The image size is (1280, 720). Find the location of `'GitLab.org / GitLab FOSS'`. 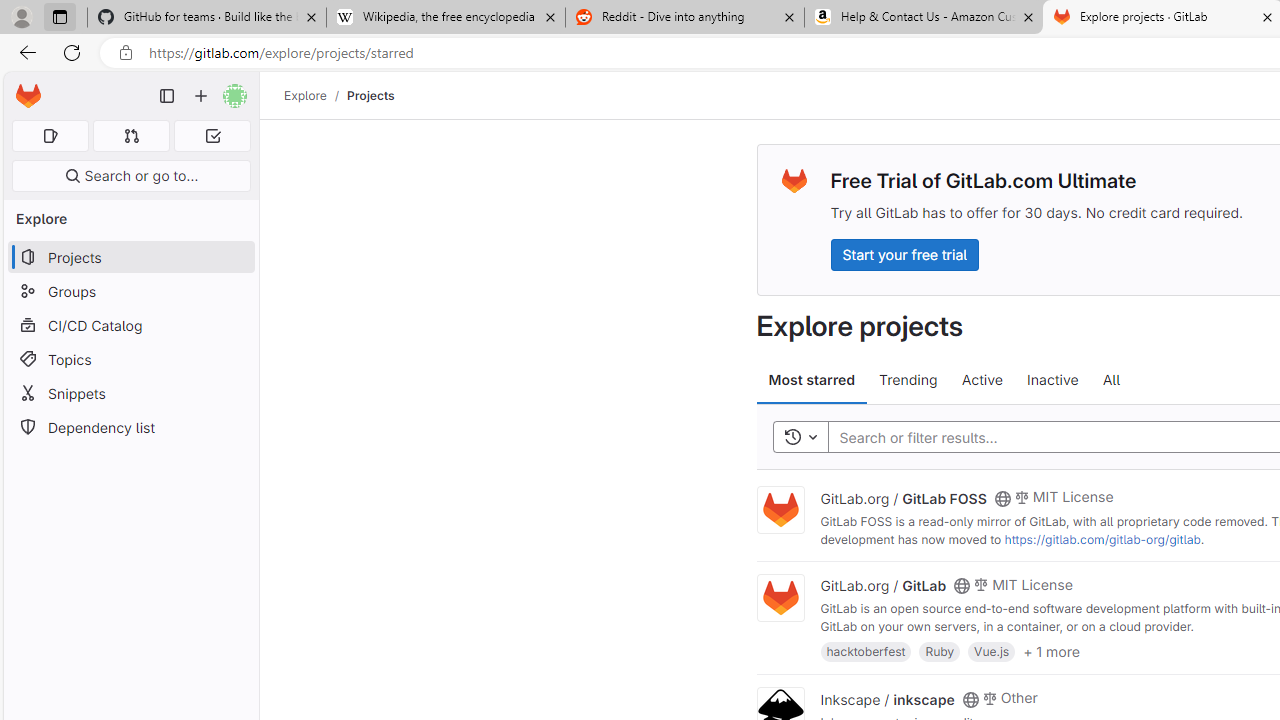

'GitLab.org / GitLab FOSS' is located at coordinates (902, 496).